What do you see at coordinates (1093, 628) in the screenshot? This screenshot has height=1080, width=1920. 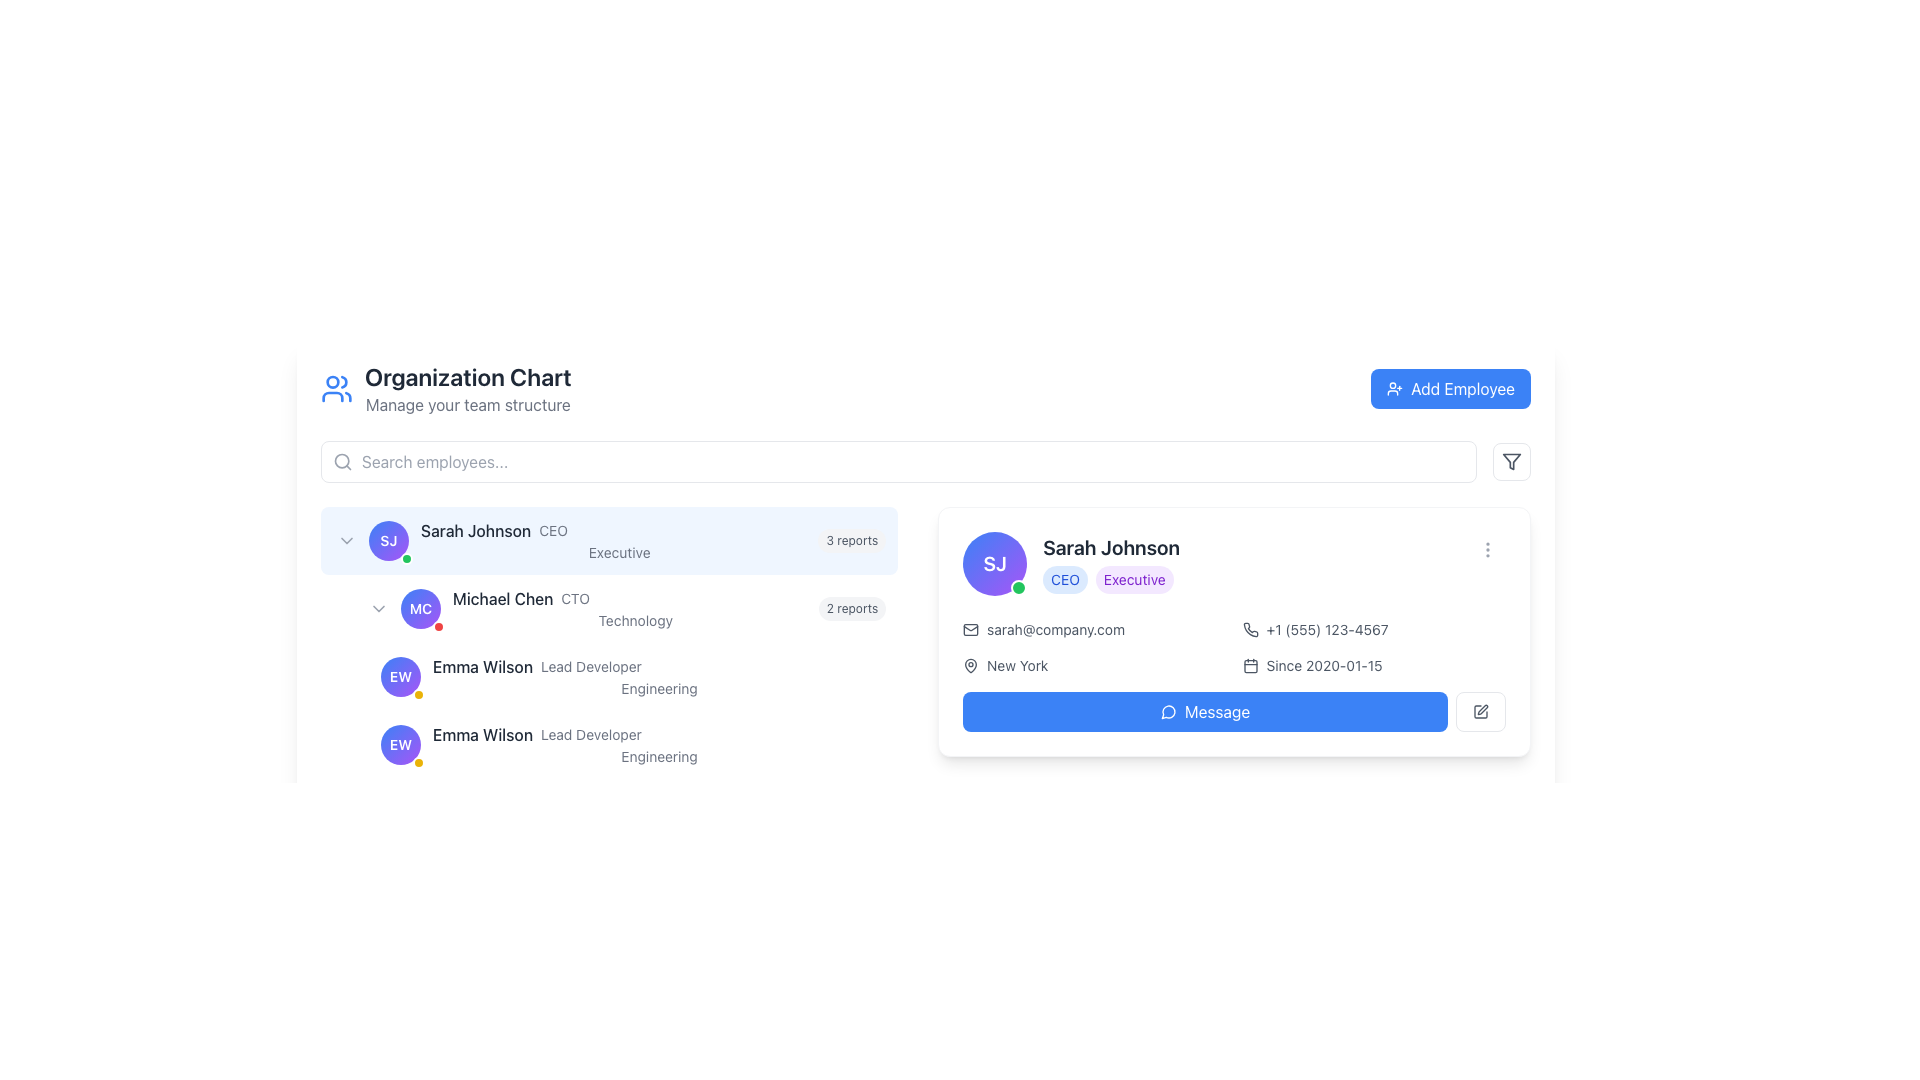 I see `on the email link displaying 'sarah@company.com' in the right panel under the 'Sarah Johnson' profile section` at bounding box center [1093, 628].